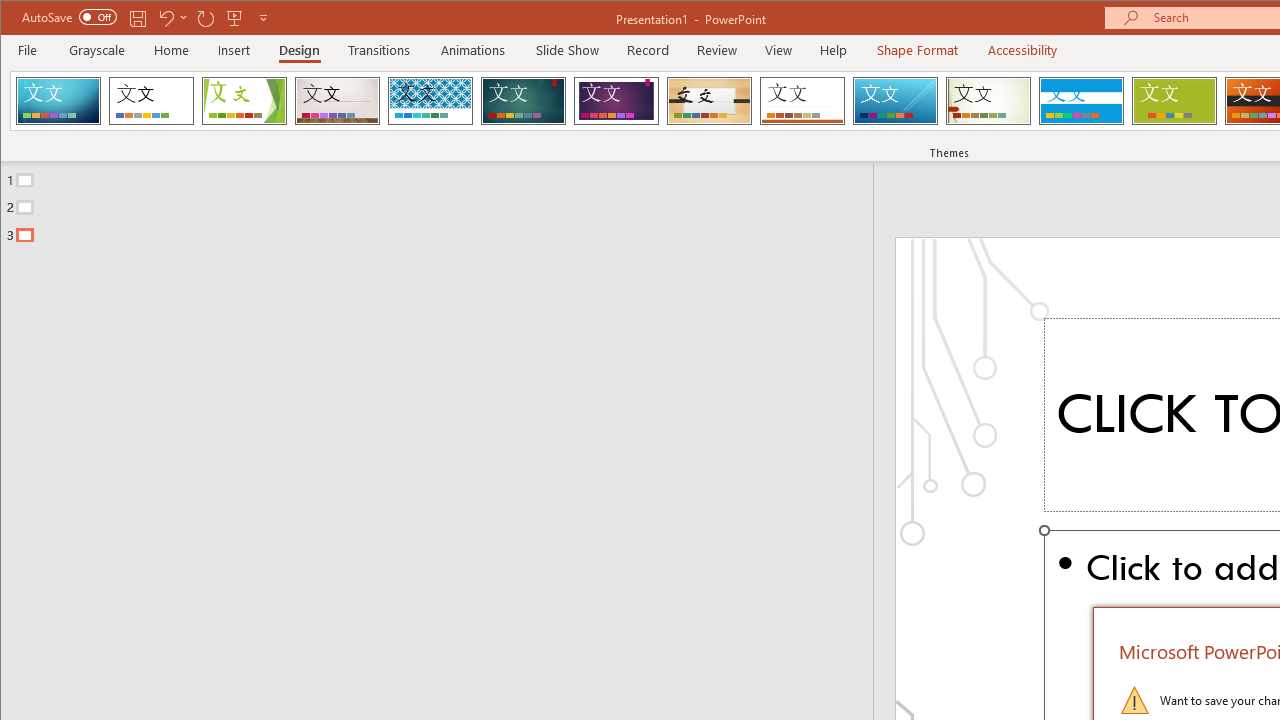 Image resolution: width=1280 pixels, height=720 pixels. What do you see at coordinates (802, 100) in the screenshot?
I see `'Retrospect'` at bounding box center [802, 100].